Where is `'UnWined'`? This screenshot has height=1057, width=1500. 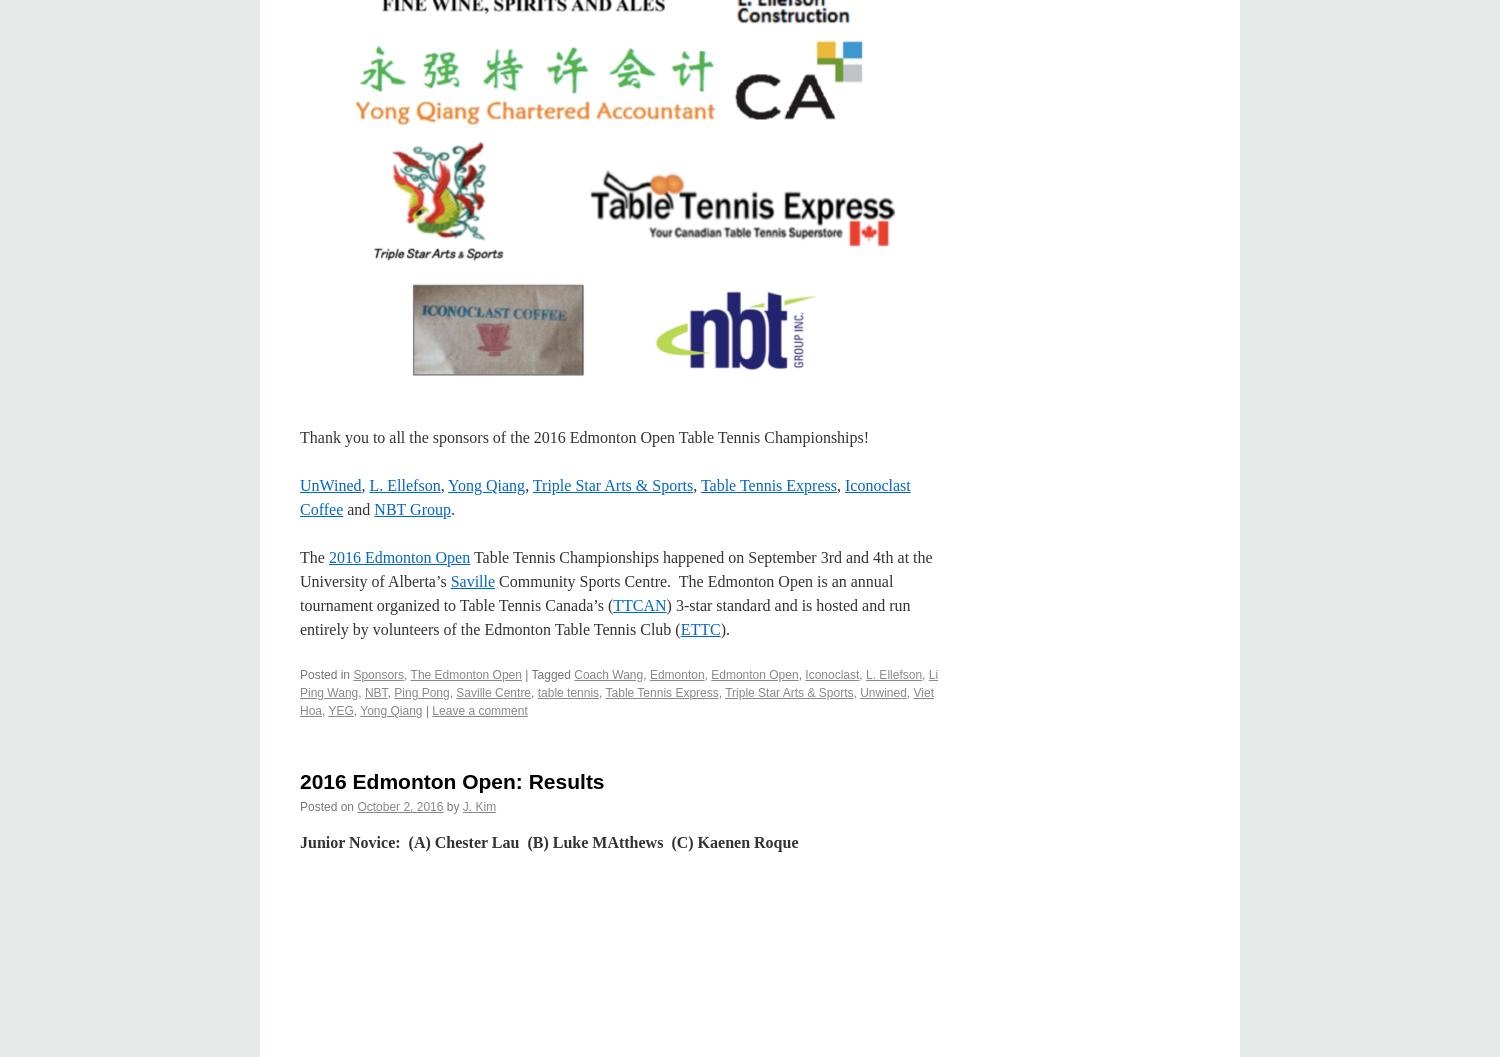 'UnWined' is located at coordinates (329, 484).